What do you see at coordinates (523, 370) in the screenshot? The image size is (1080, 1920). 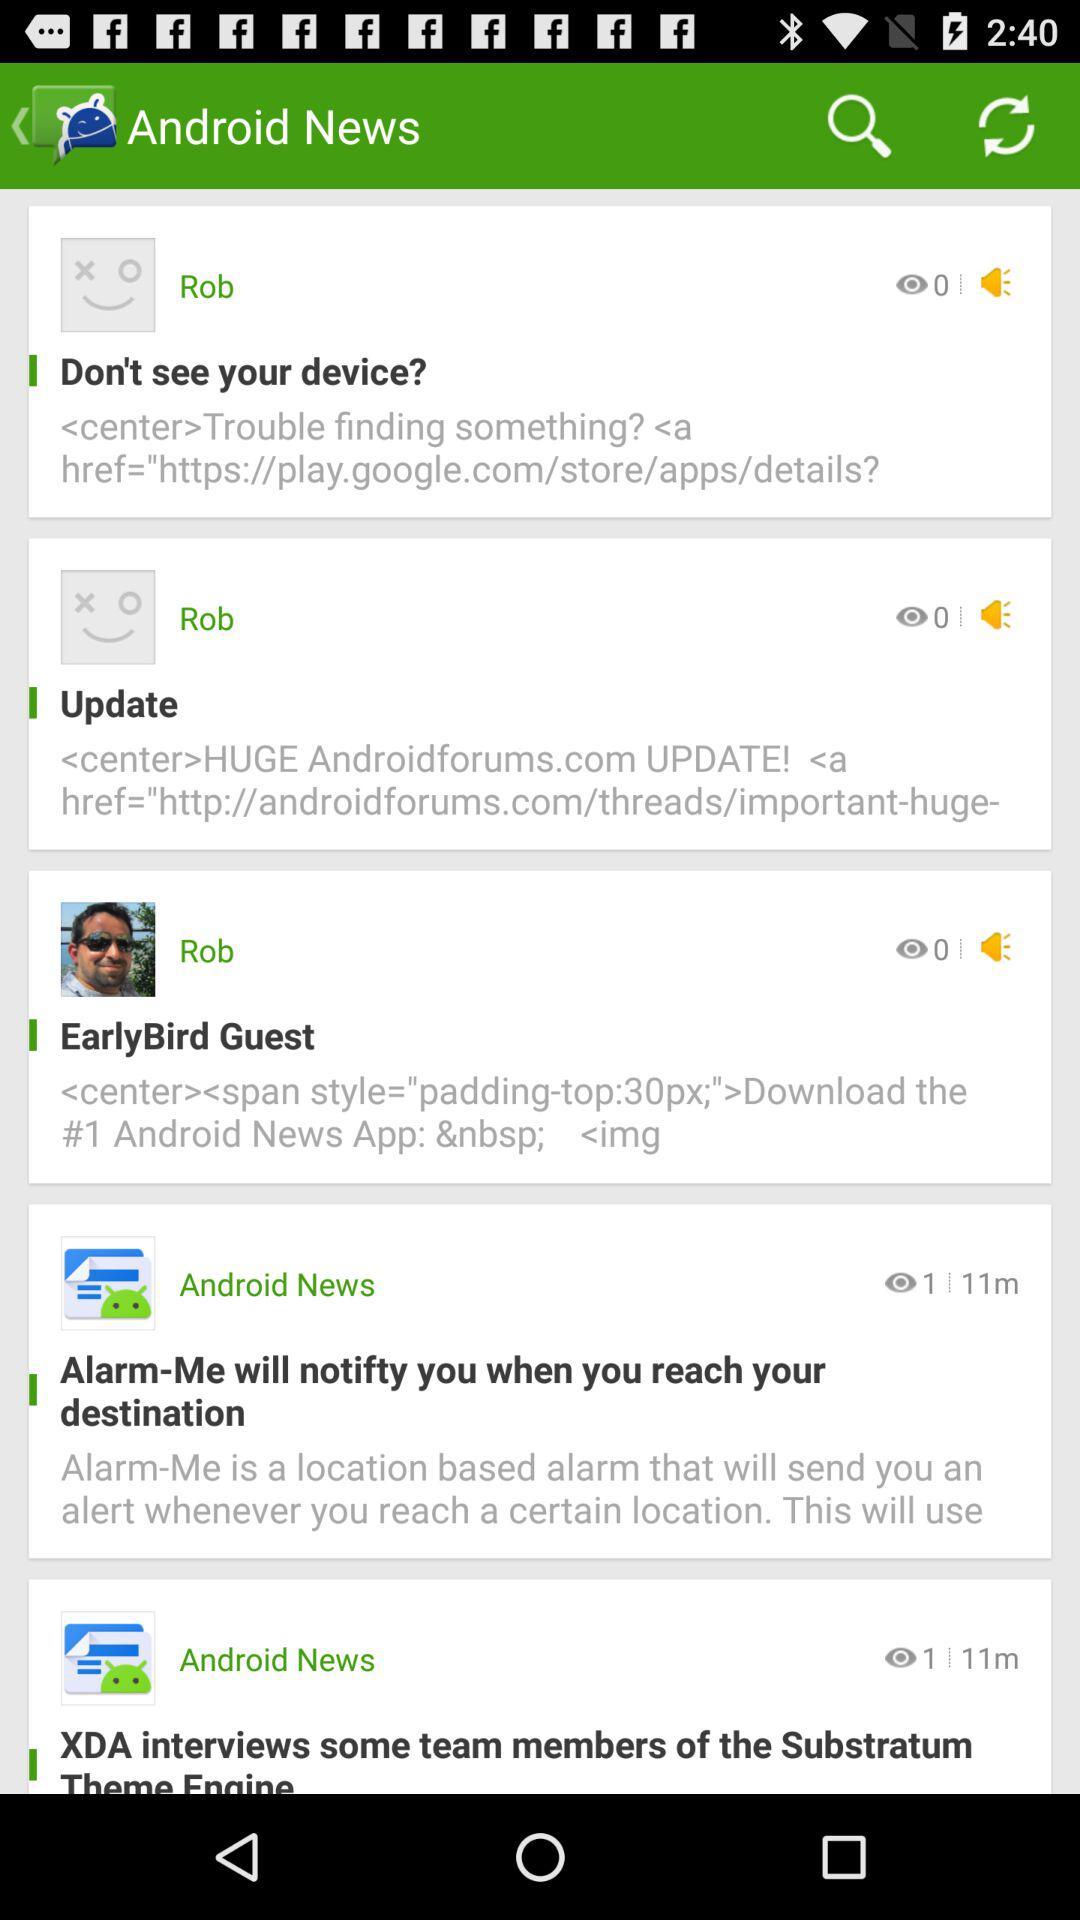 I see `don t see item` at bounding box center [523, 370].